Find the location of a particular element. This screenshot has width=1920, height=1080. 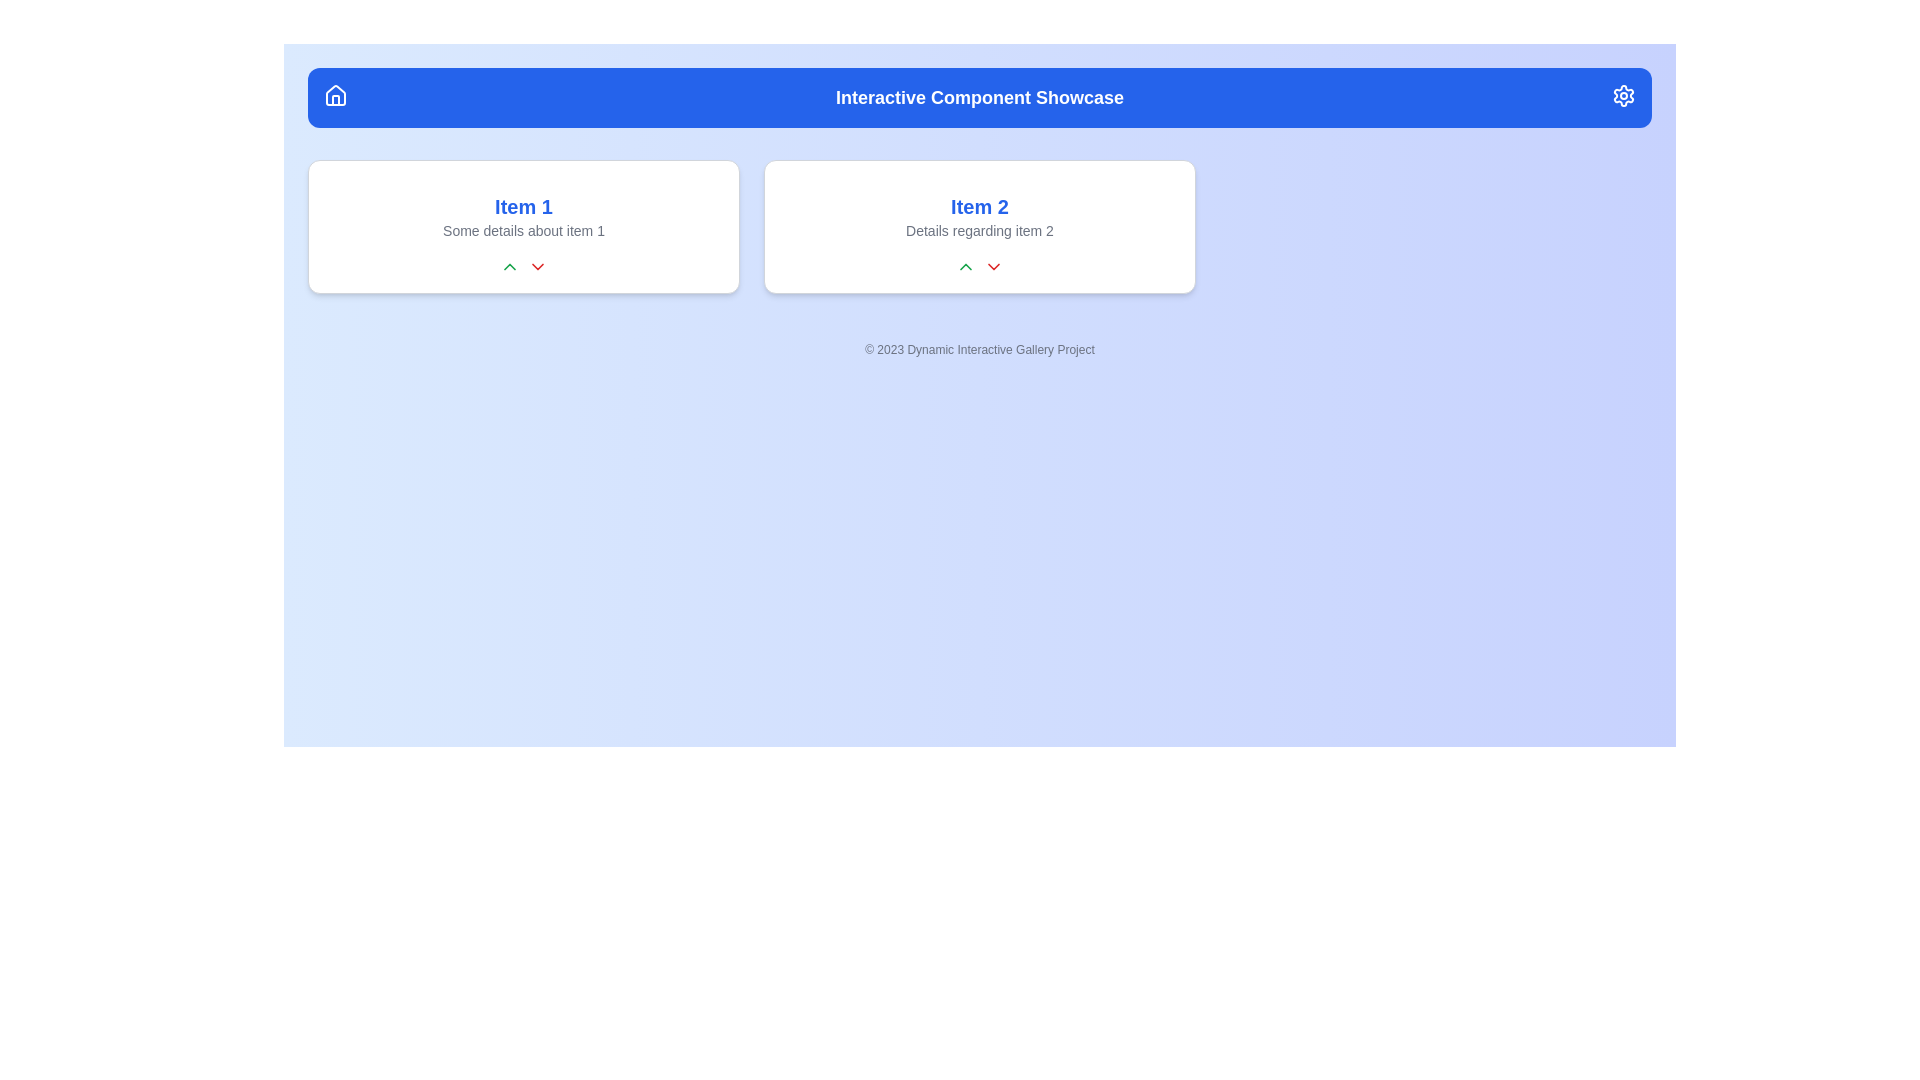

text content of the footer section displaying '© 2023 Dynamic Interactive Gallery Project', which is styled with a gray font color and centered alignment is located at coordinates (979, 349).